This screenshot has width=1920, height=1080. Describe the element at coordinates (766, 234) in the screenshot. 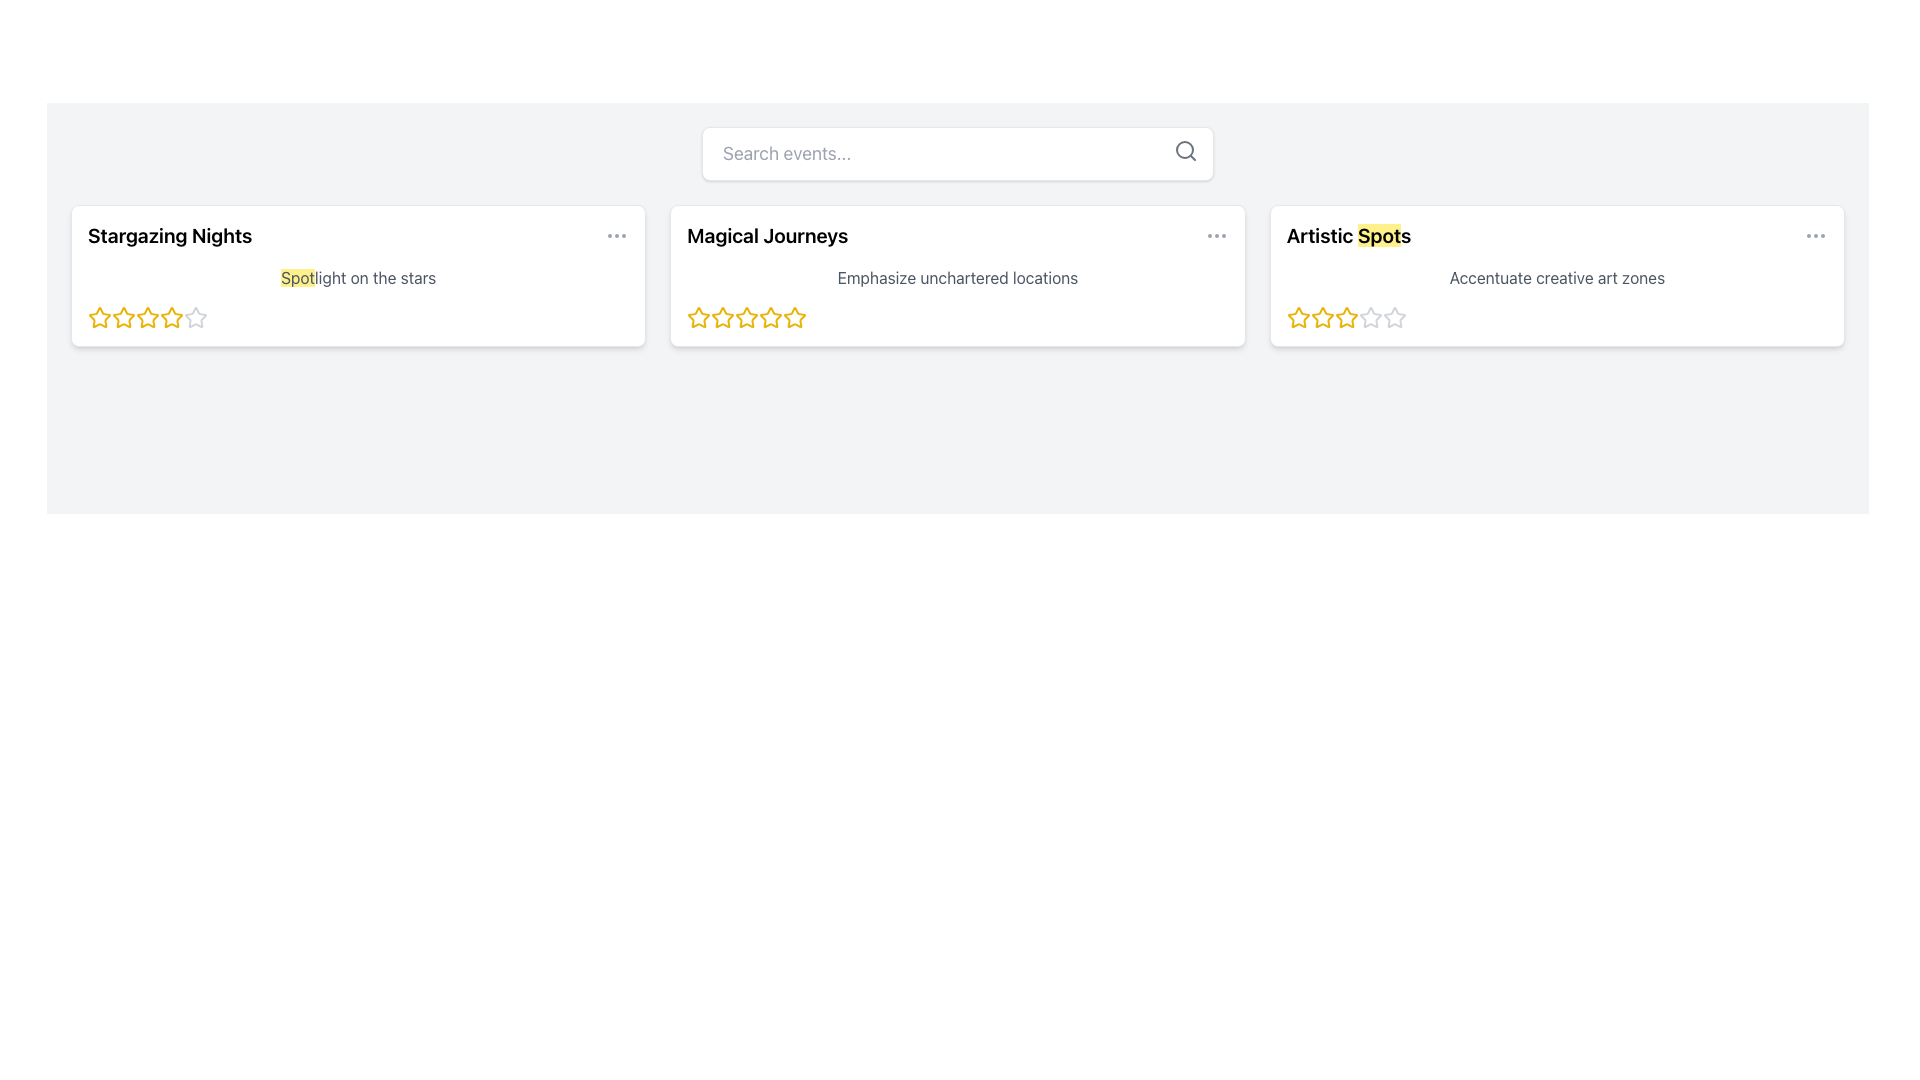

I see `the text label that reads 'Magical Journeys', which is located on the second card in a row of three cards, positioned at the upper part of its card context` at that location.